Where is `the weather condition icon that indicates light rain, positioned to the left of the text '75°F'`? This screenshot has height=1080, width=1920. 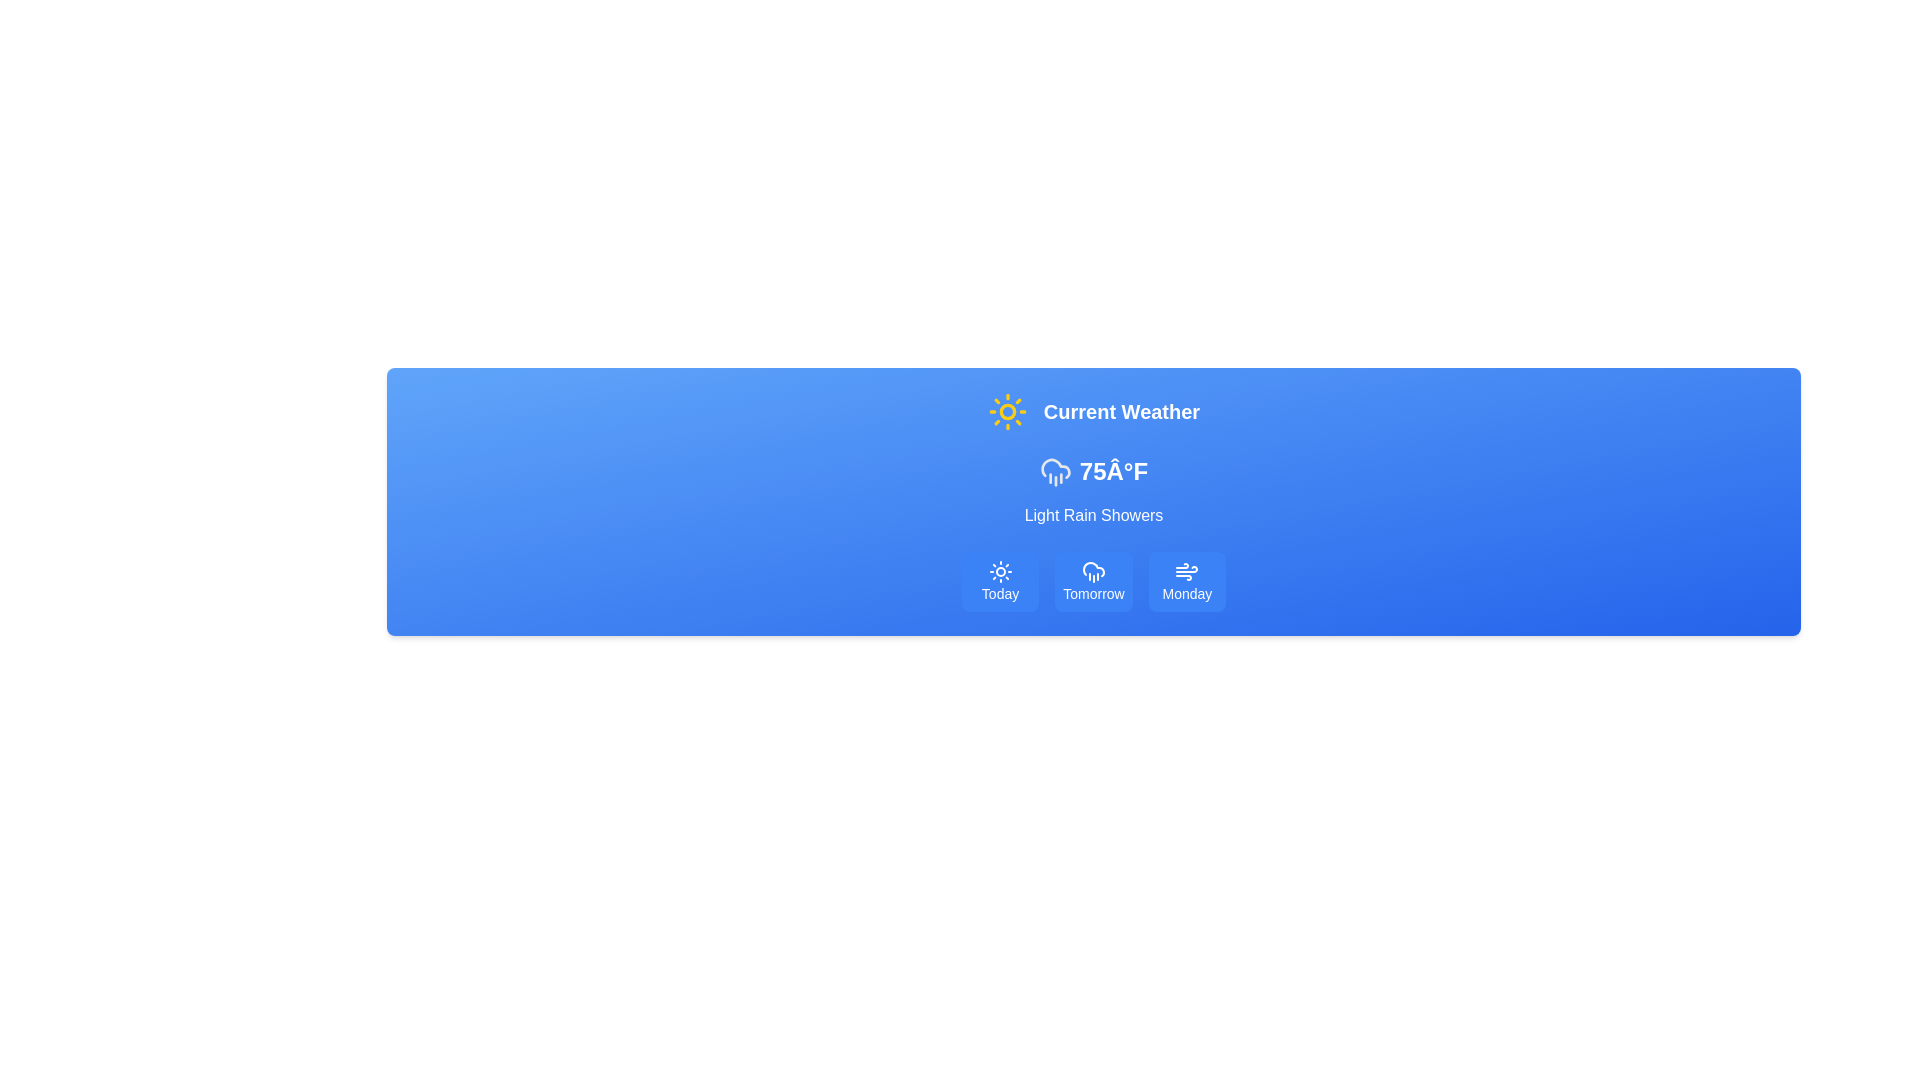 the weather condition icon that indicates light rain, positioned to the left of the text '75°F' is located at coordinates (1054, 471).